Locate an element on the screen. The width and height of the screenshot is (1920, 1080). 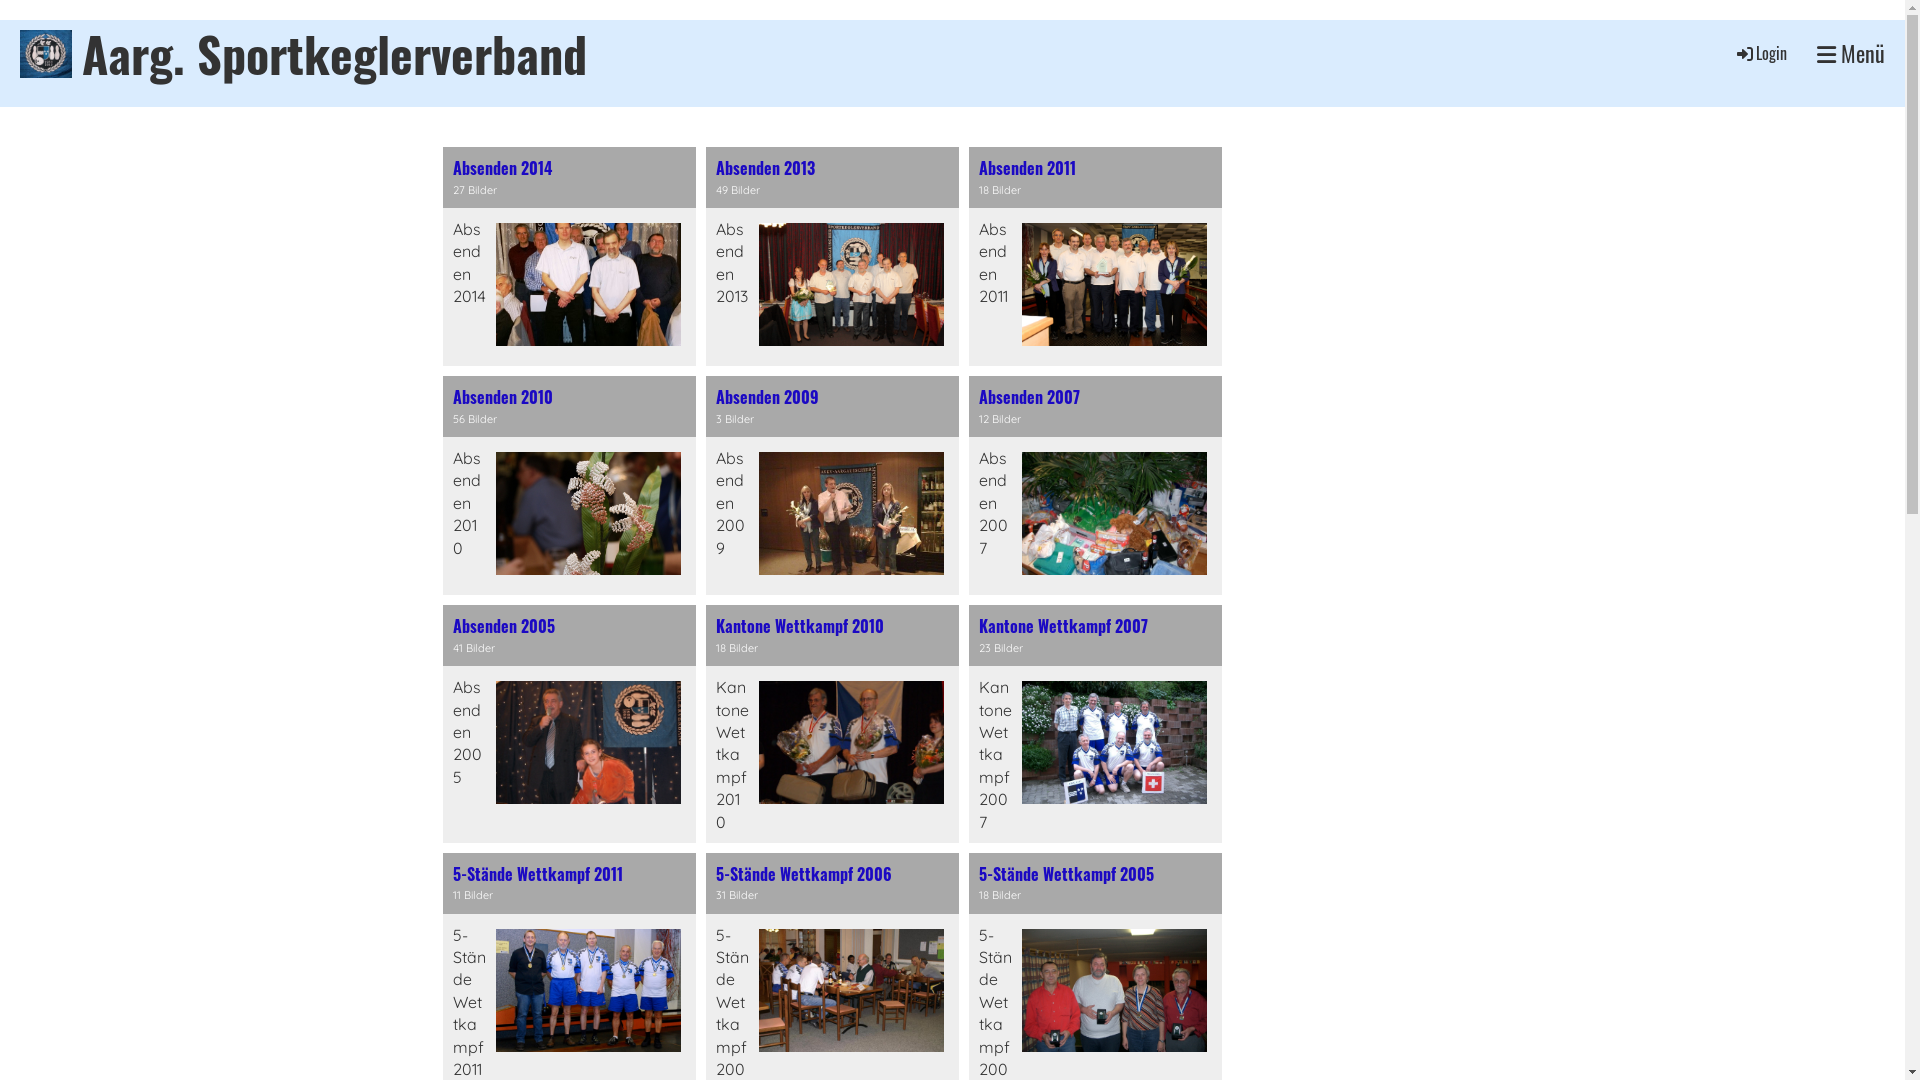
'Absenden 2007 is located at coordinates (1094, 485).